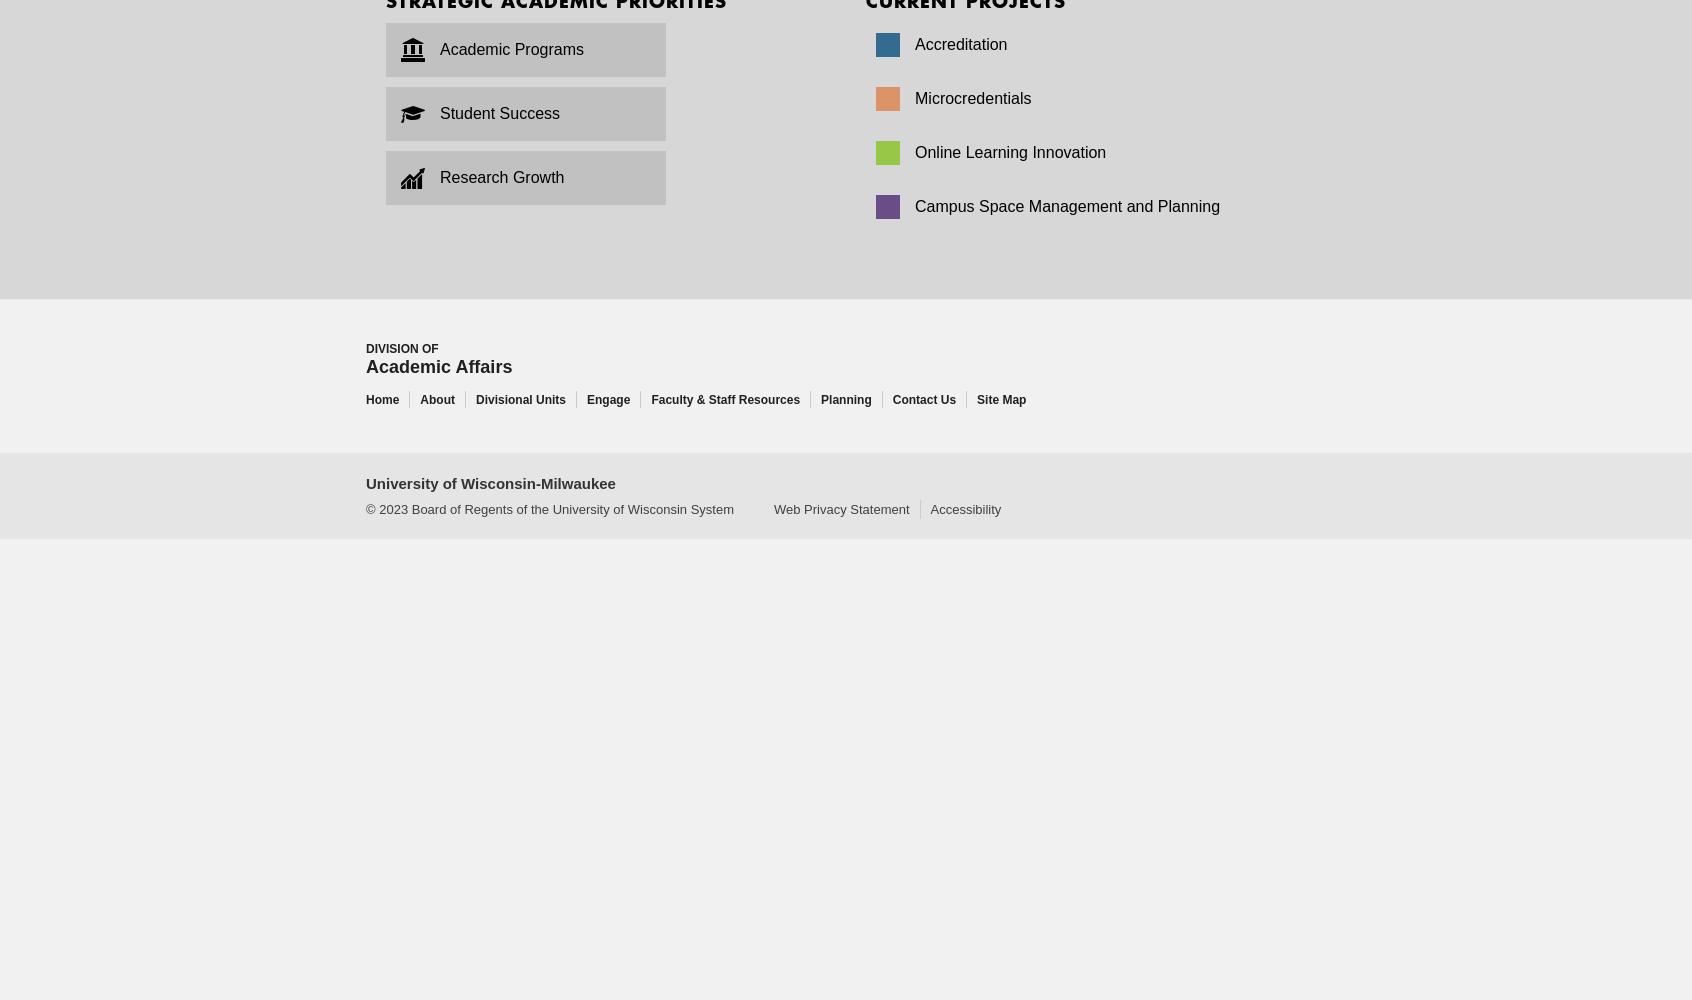 The image size is (1692, 1000). What do you see at coordinates (961, 44) in the screenshot?
I see `'Accreditation'` at bounding box center [961, 44].